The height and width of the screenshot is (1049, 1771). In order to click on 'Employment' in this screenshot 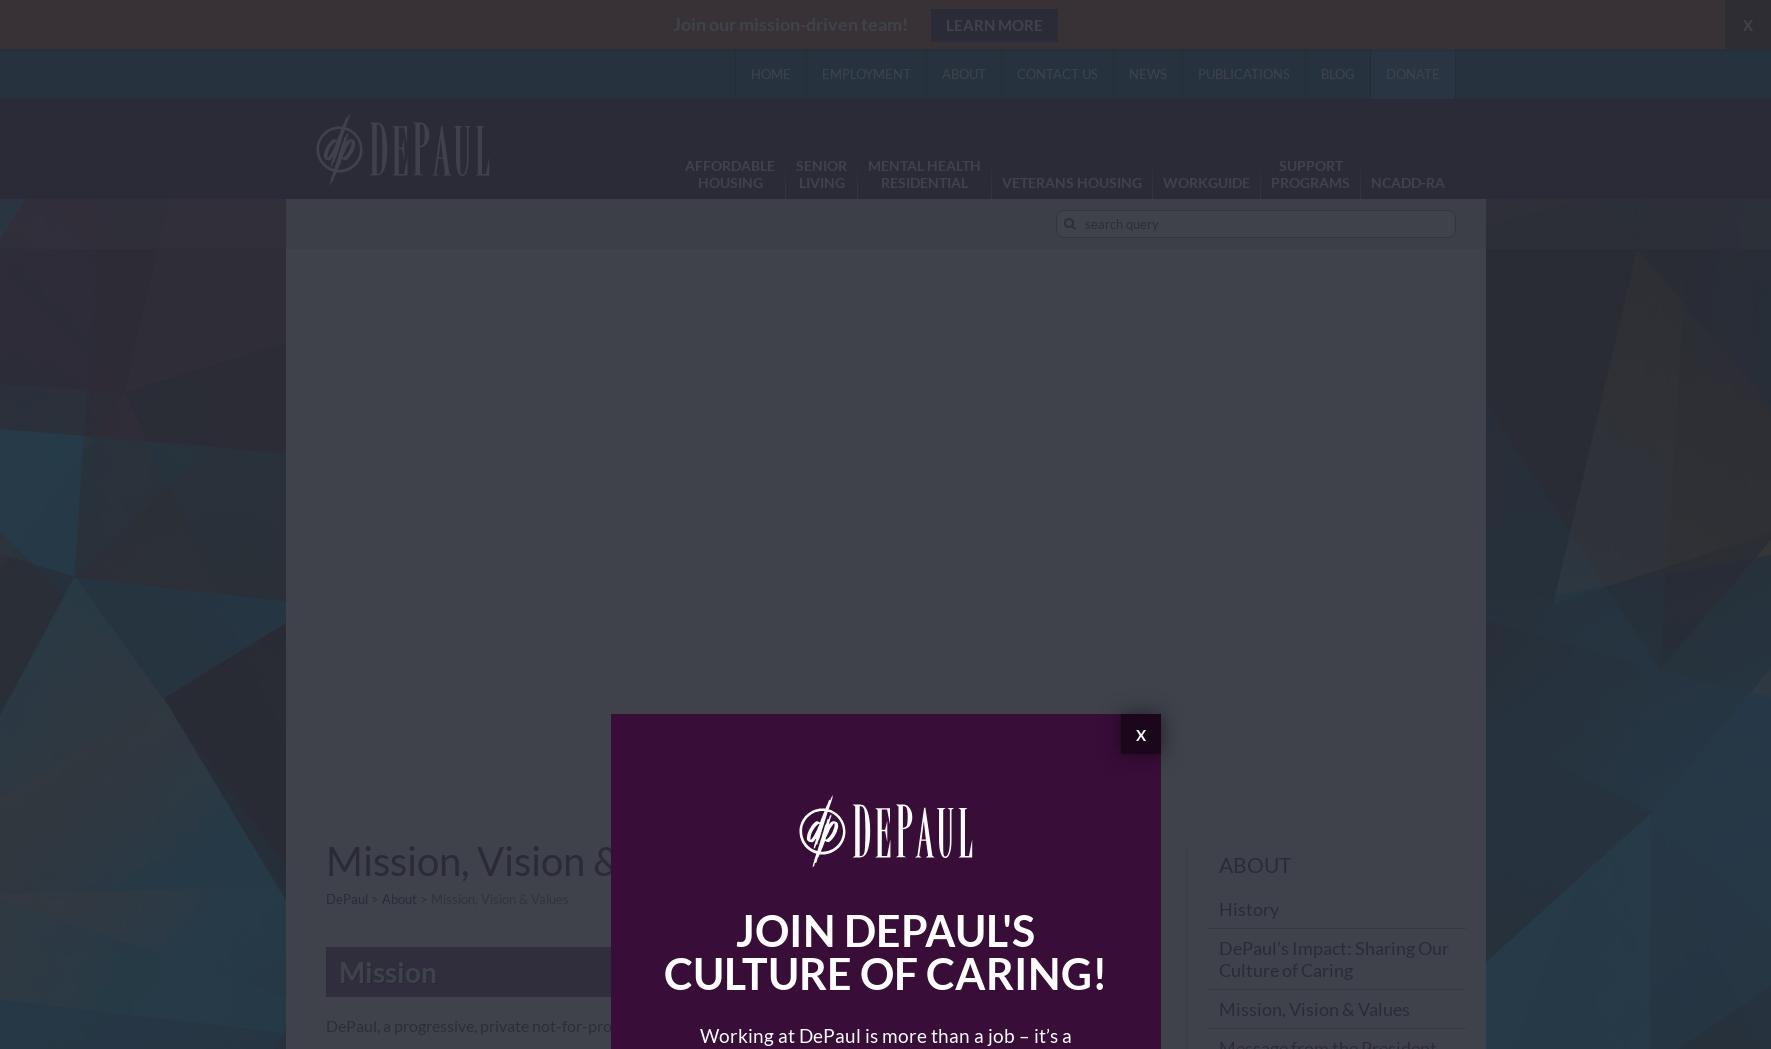, I will do `click(820, 73)`.